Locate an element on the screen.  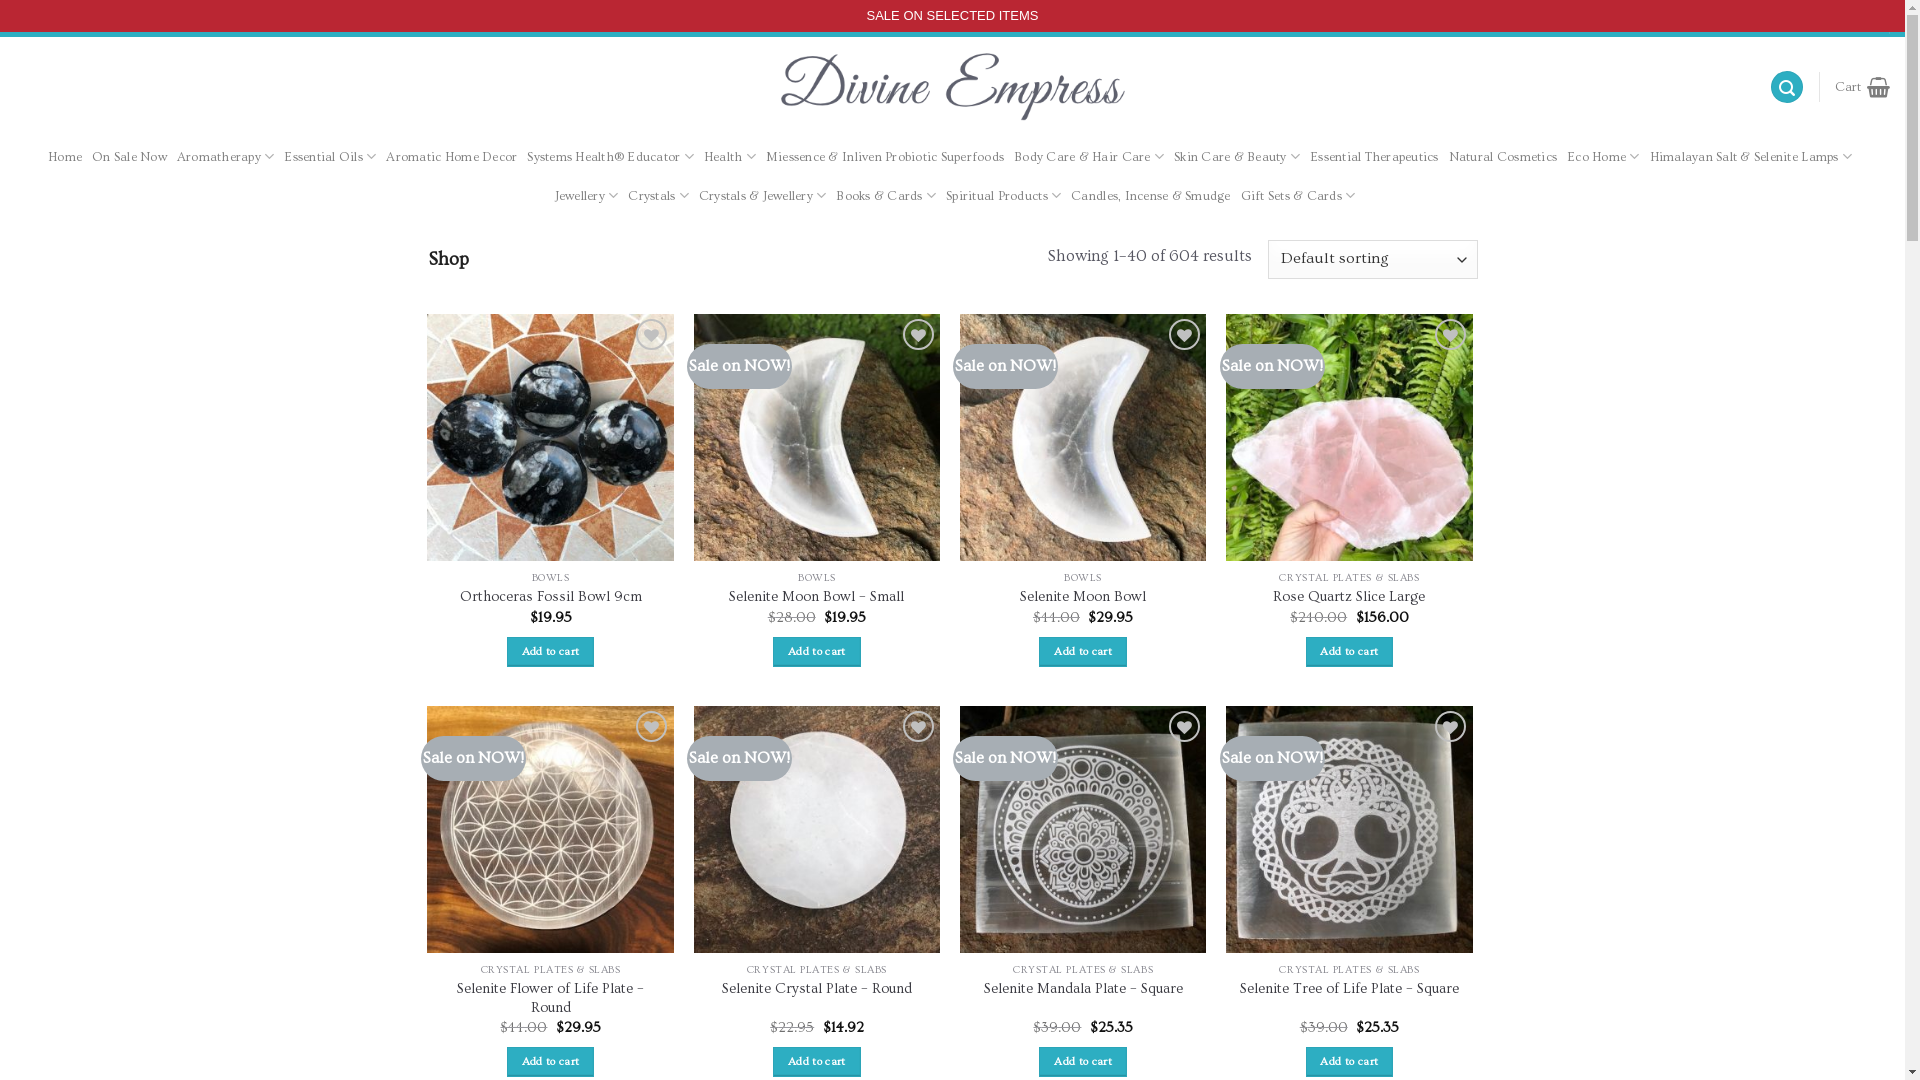
'Rose Quartz Slice Large' is located at coordinates (1348, 596).